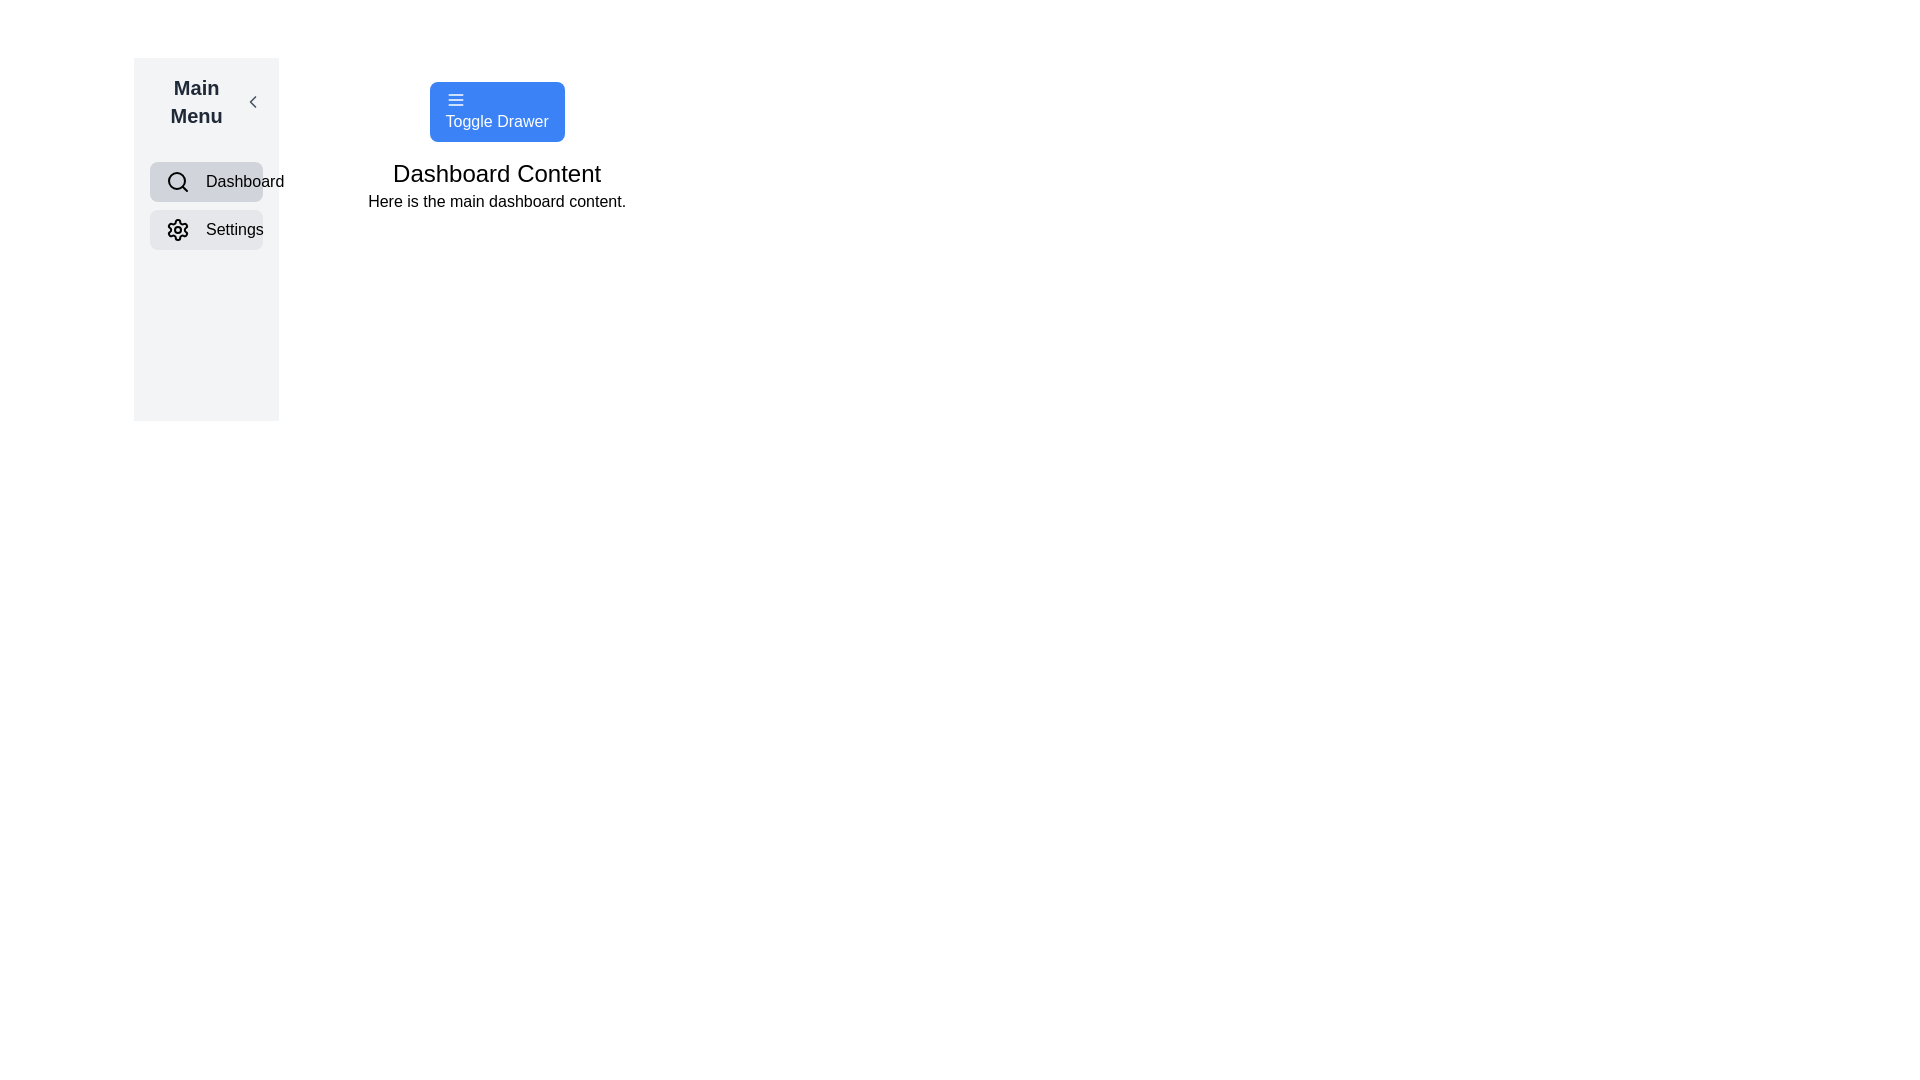 This screenshot has width=1920, height=1080. I want to click on the navigation button for the Dashboard section, located under 'Main Menu' and above 'Settings', so click(206, 181).